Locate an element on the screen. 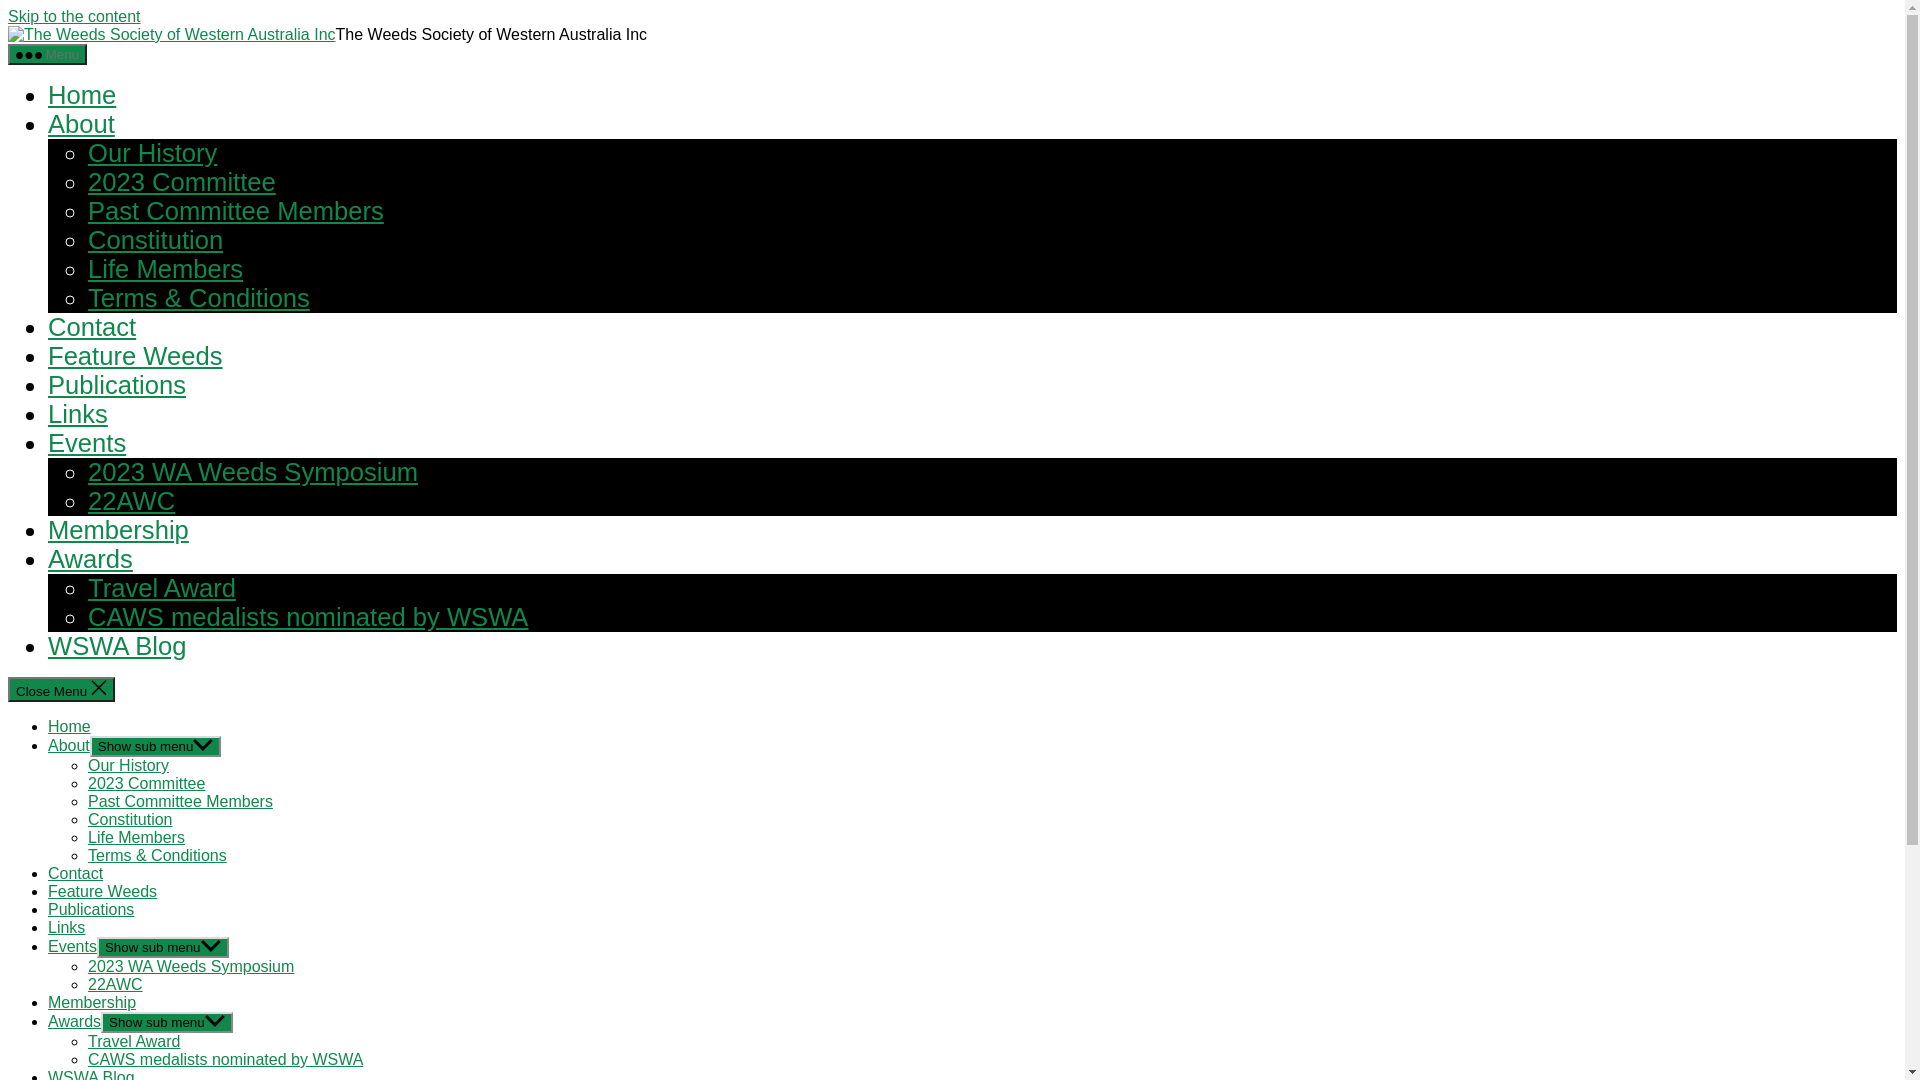  'Travel Award' is located at coordinates (86, 586).